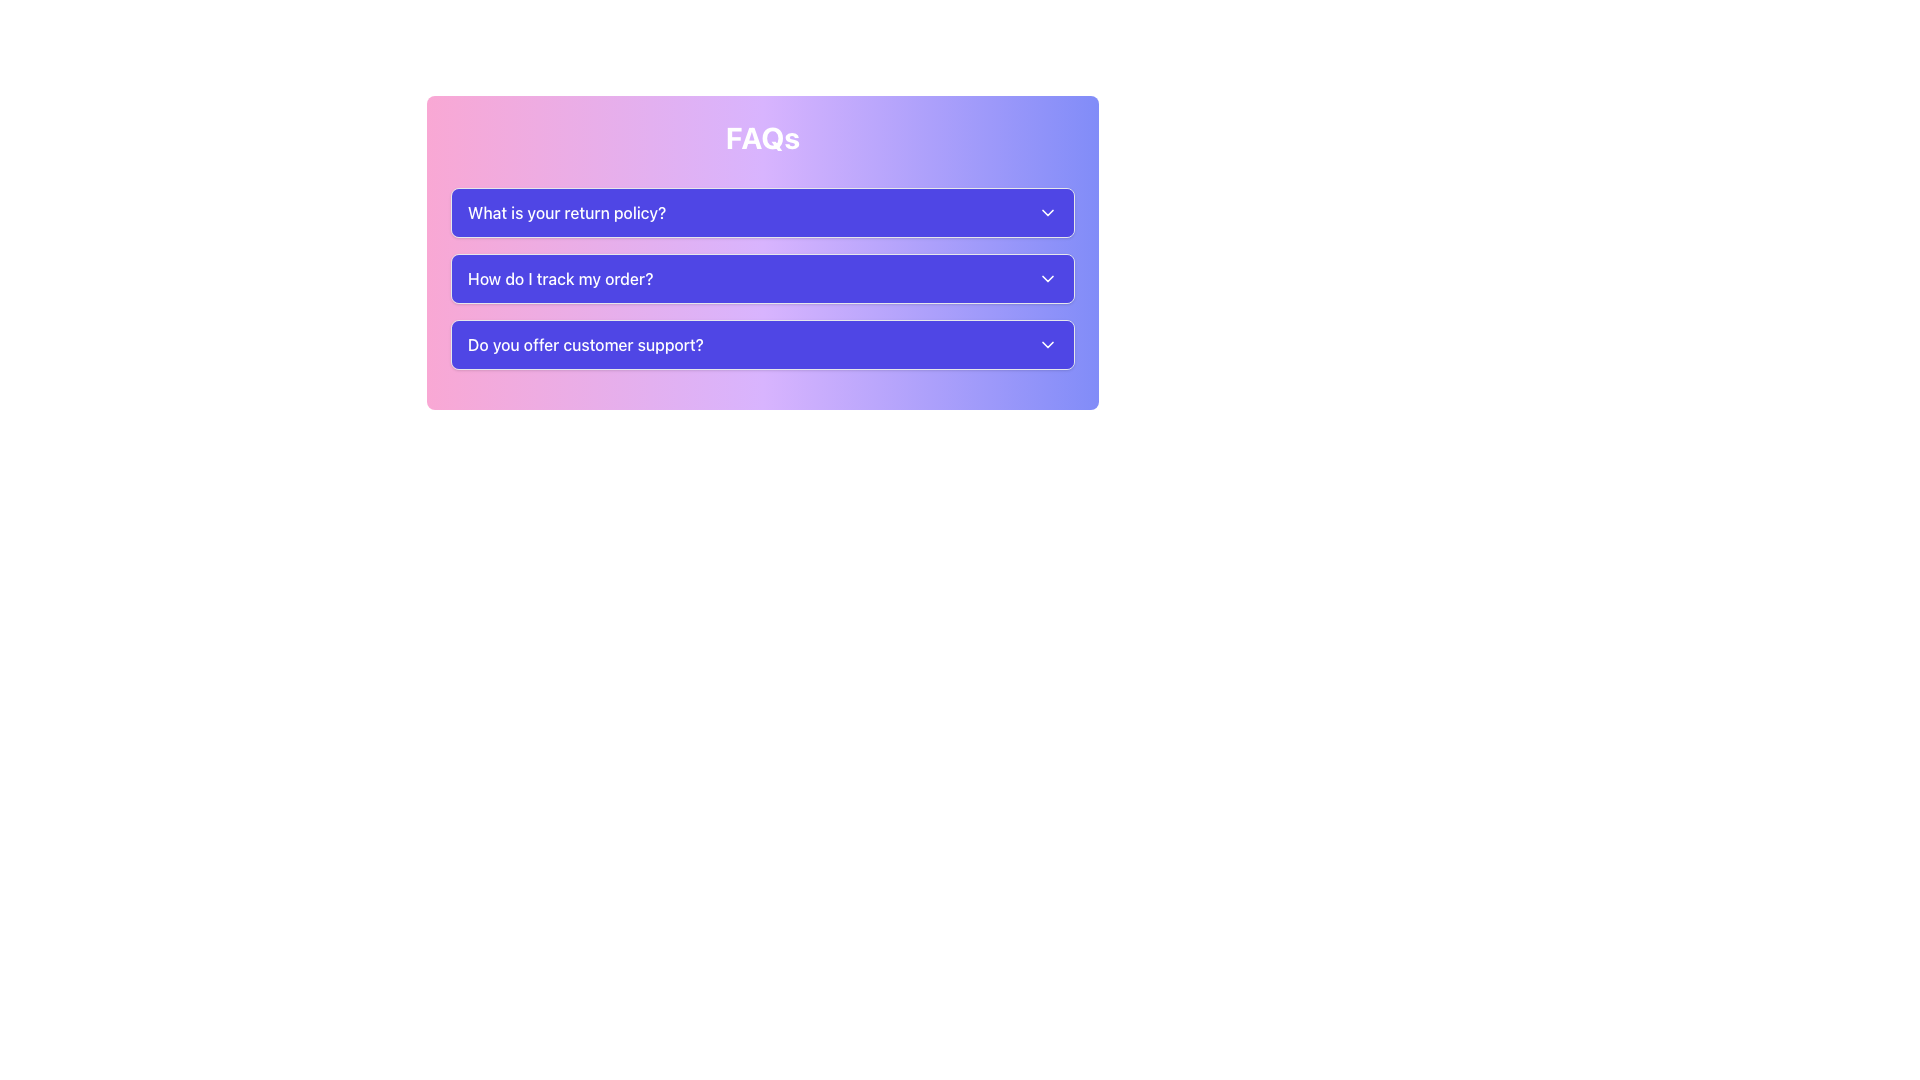 The image size is (1920, 1080). Describe the element at coordinates (1046, 343) in the screenshot. I see `the downwards arrow icon located to the right of the text 'Do you offer customer support?' within the blue button` at that location.